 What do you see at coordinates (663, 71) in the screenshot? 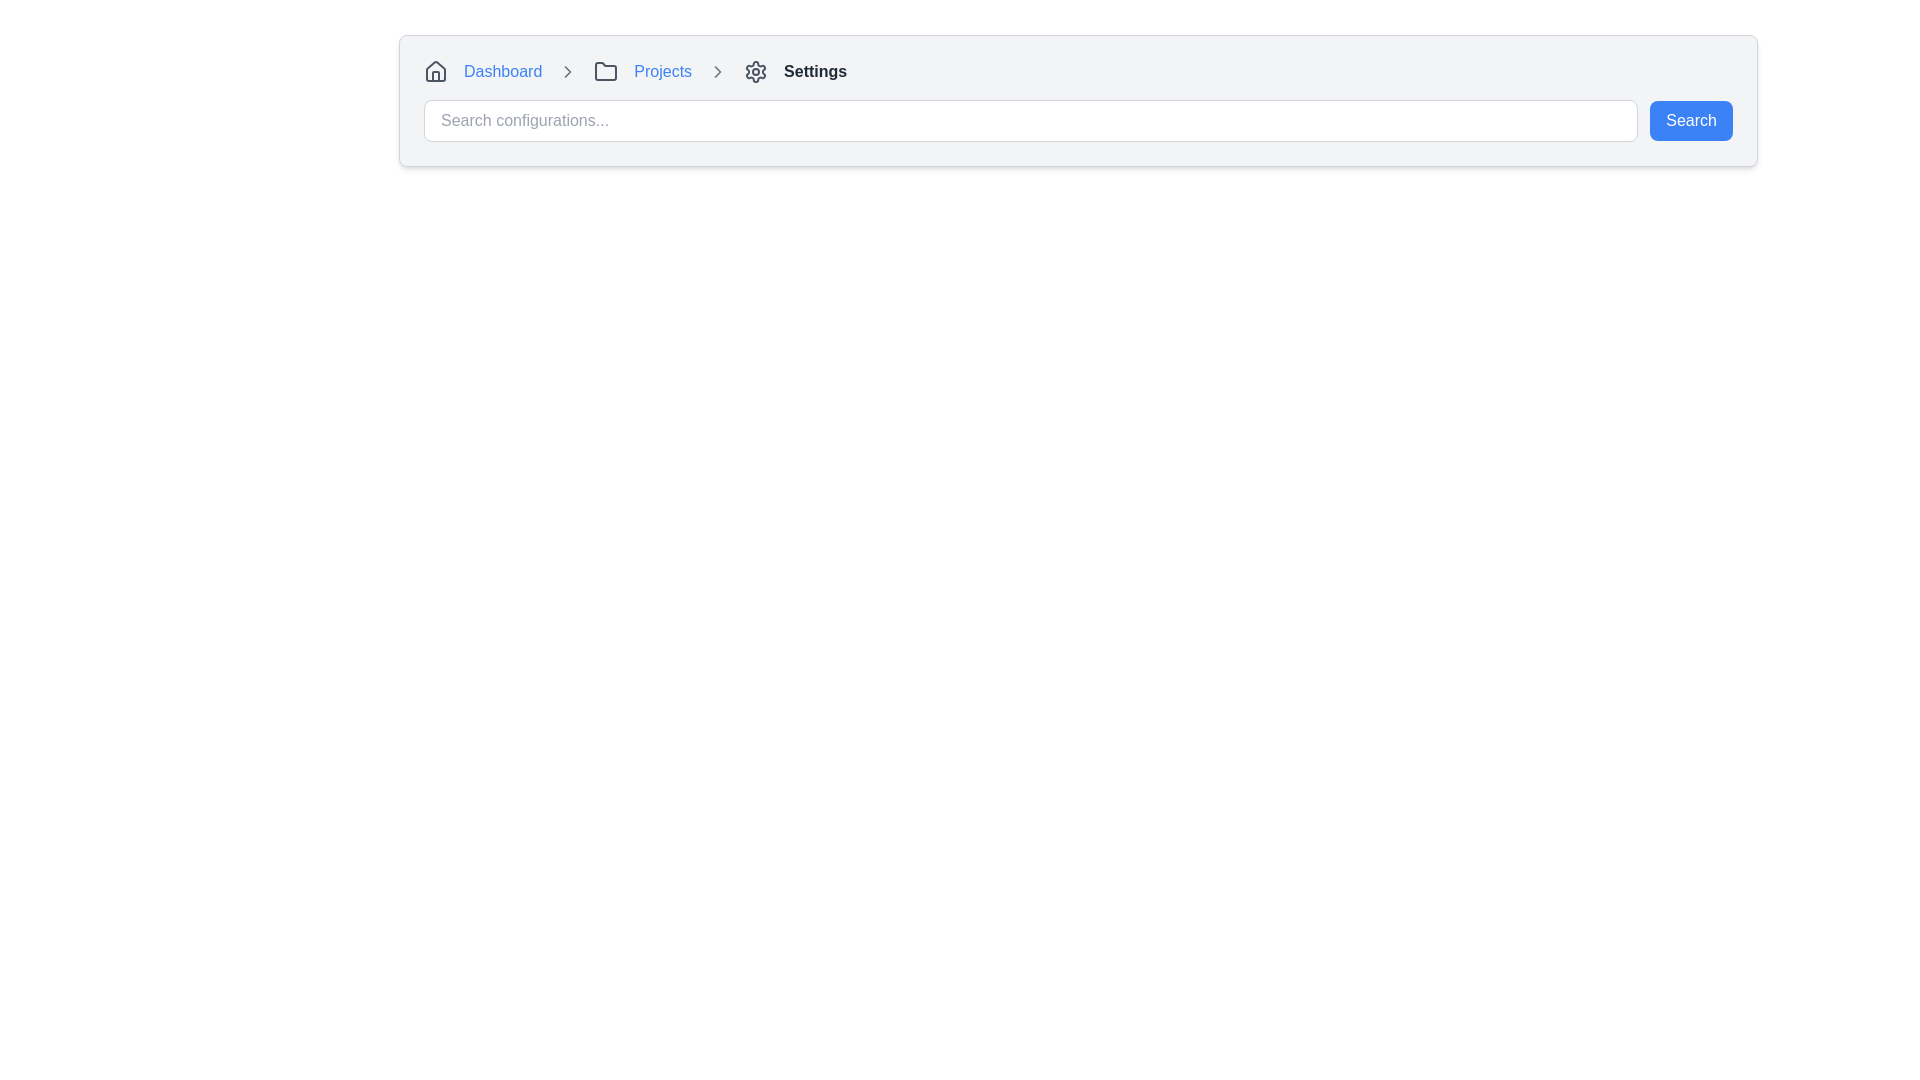
I see `the third interactive text link in the horizontal breadcrumb navigation bar, which serves as a hyperlink to the 'Projects' section of the application` at bounding box center [663, 71].